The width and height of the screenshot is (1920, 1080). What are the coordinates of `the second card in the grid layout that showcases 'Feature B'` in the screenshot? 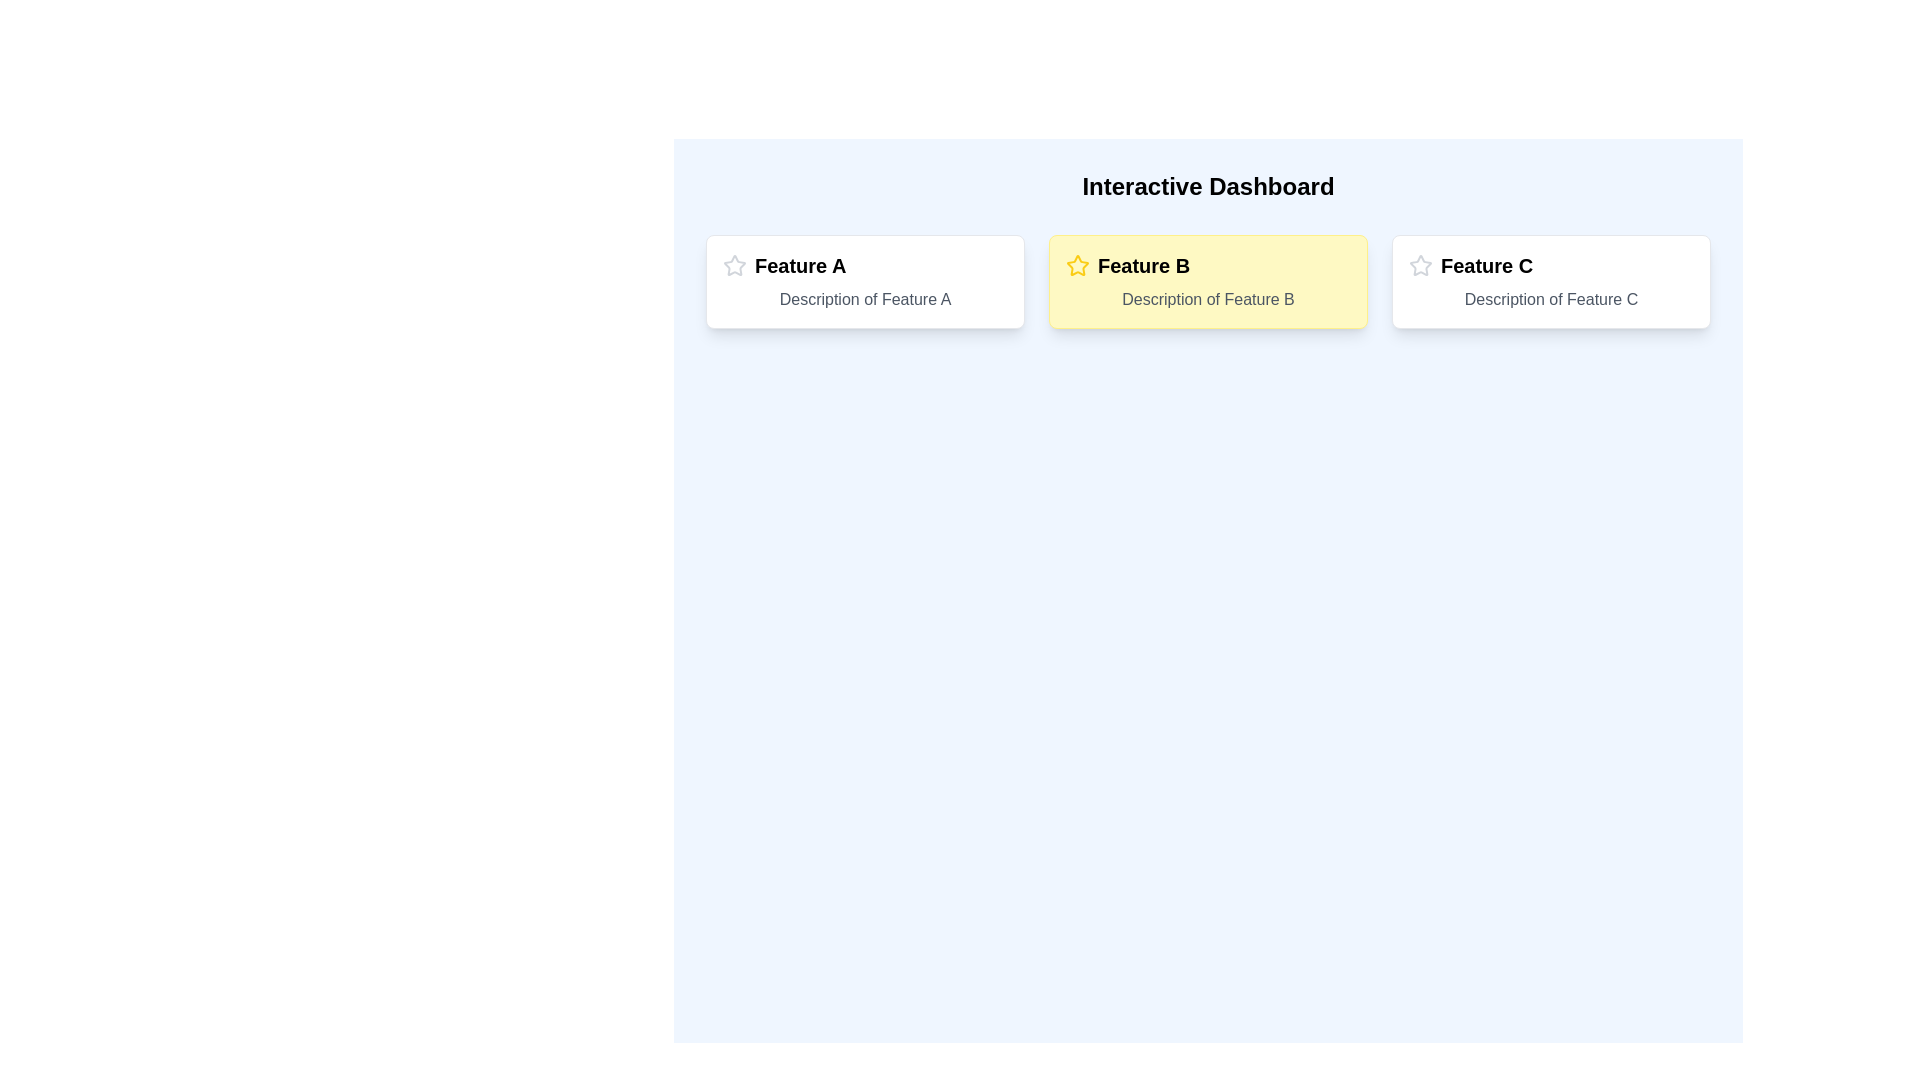 It's located at (1207, 281).